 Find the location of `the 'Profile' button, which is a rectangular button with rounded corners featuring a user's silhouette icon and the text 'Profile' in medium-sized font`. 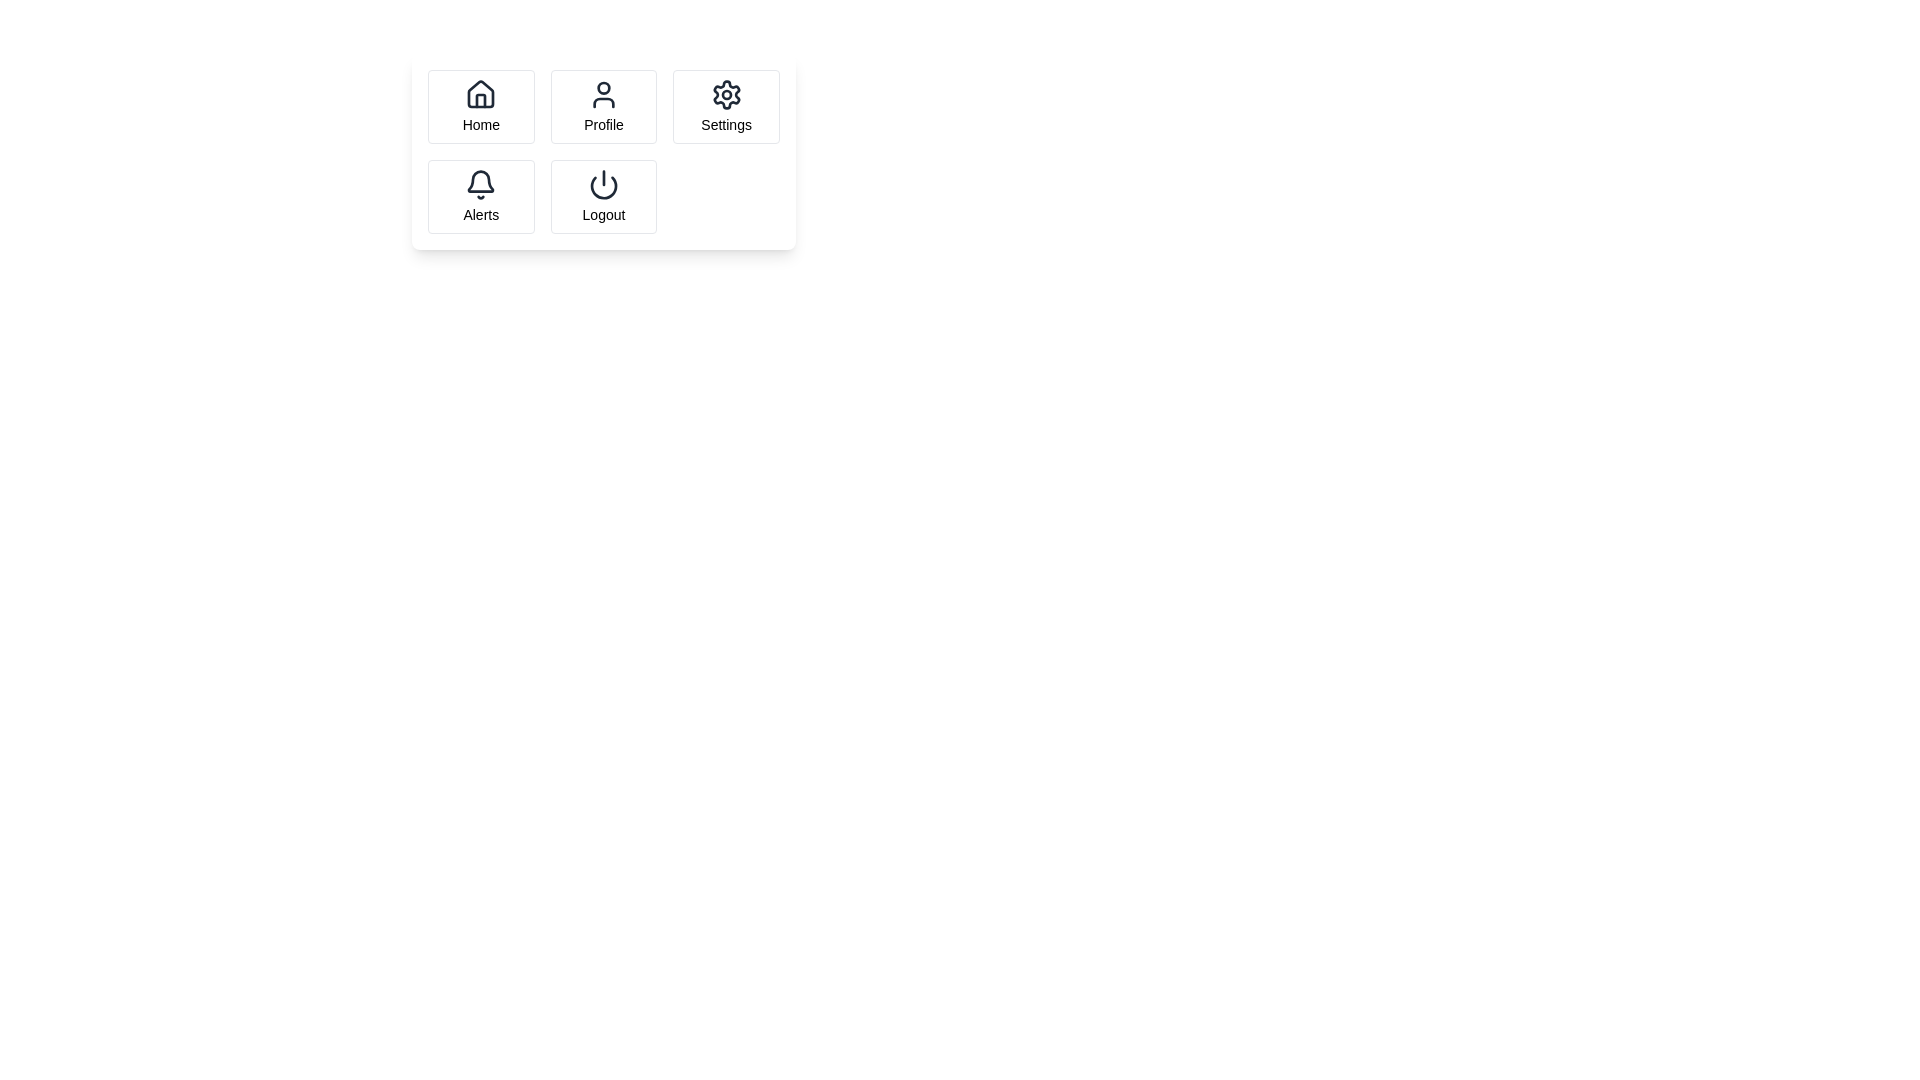

the 'Profile' button, which is a rectangular button with rounded corners featuring a user's silhouette icon and the text 'Profile' in medium-sized font is located at coordinates (603, 107).